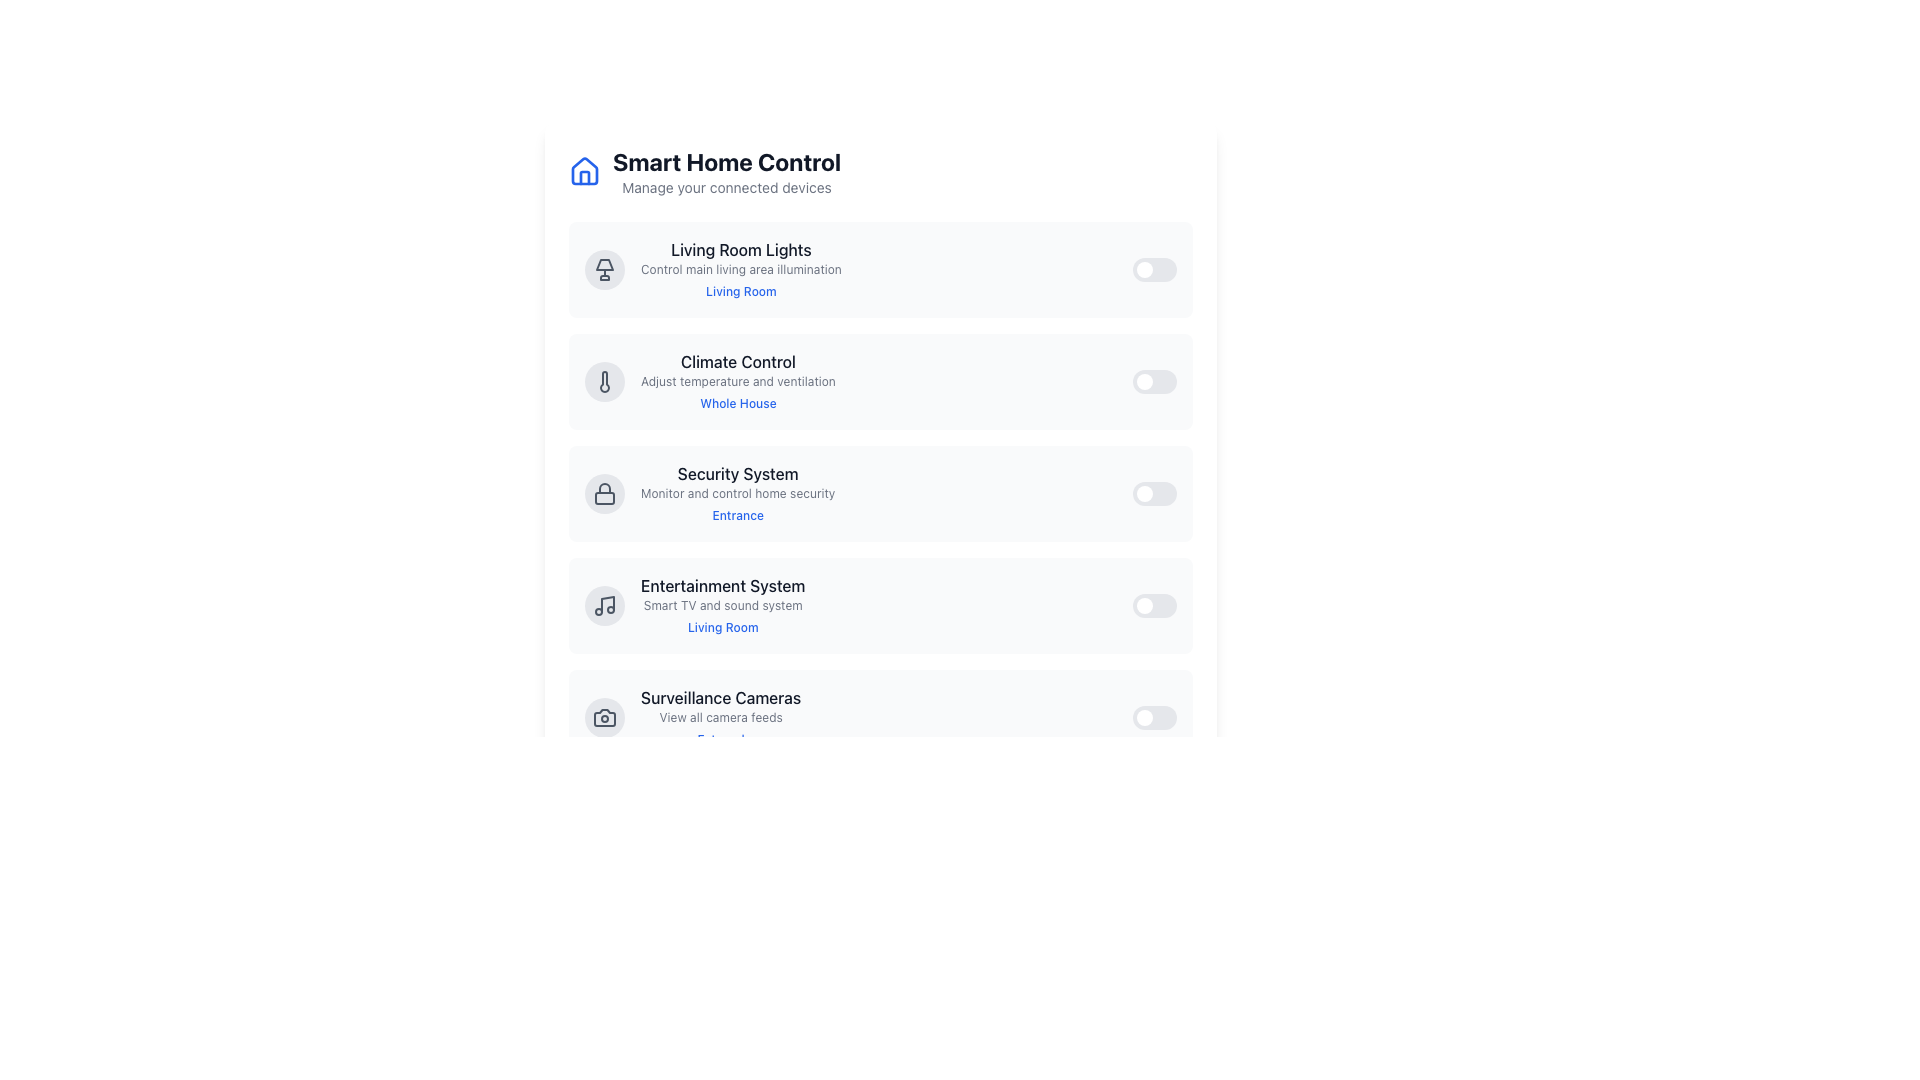  Describe the element at coordinates (1155, 381) in the screenshot. I see `the toggle switch for 'Climate Control'` at that location.